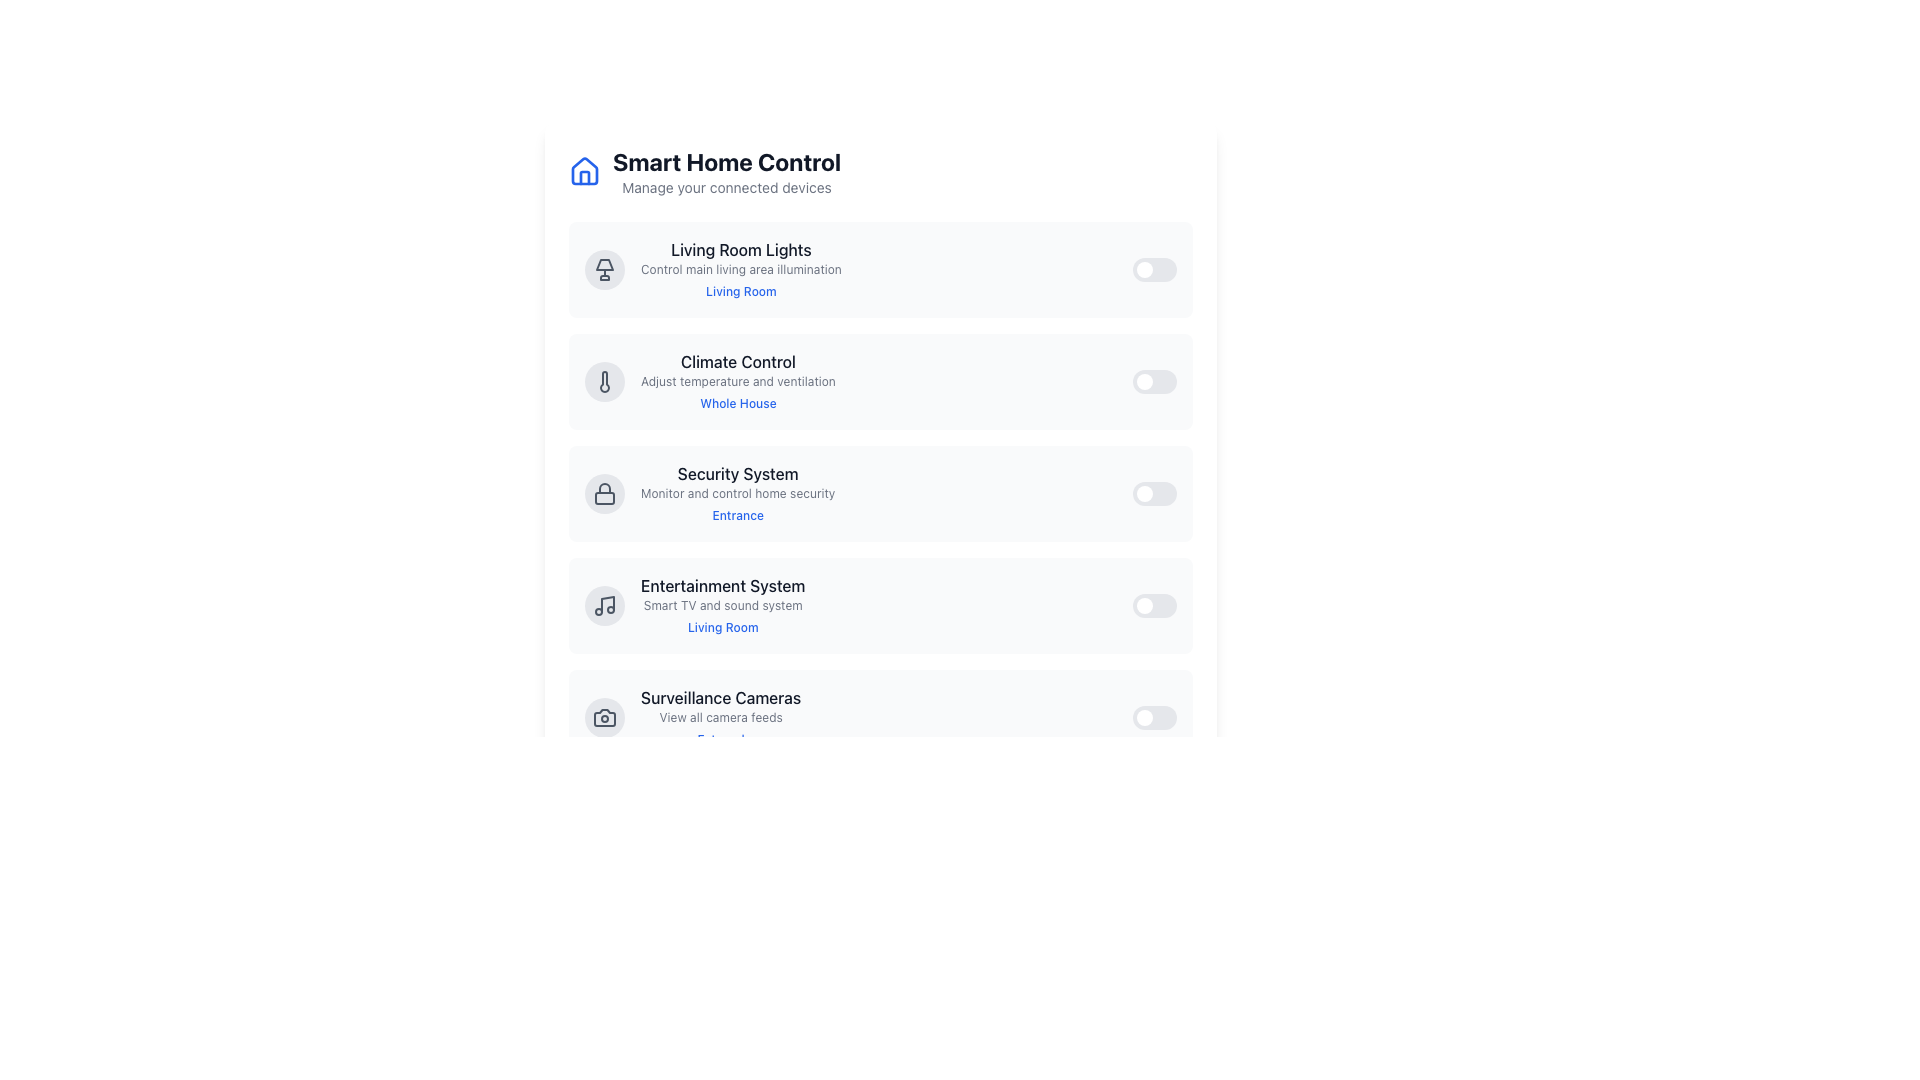  Describe the element at coordinates (1155, 381) in the screenshot. I see `the toggle switch for 'Climate Control'` at that location.